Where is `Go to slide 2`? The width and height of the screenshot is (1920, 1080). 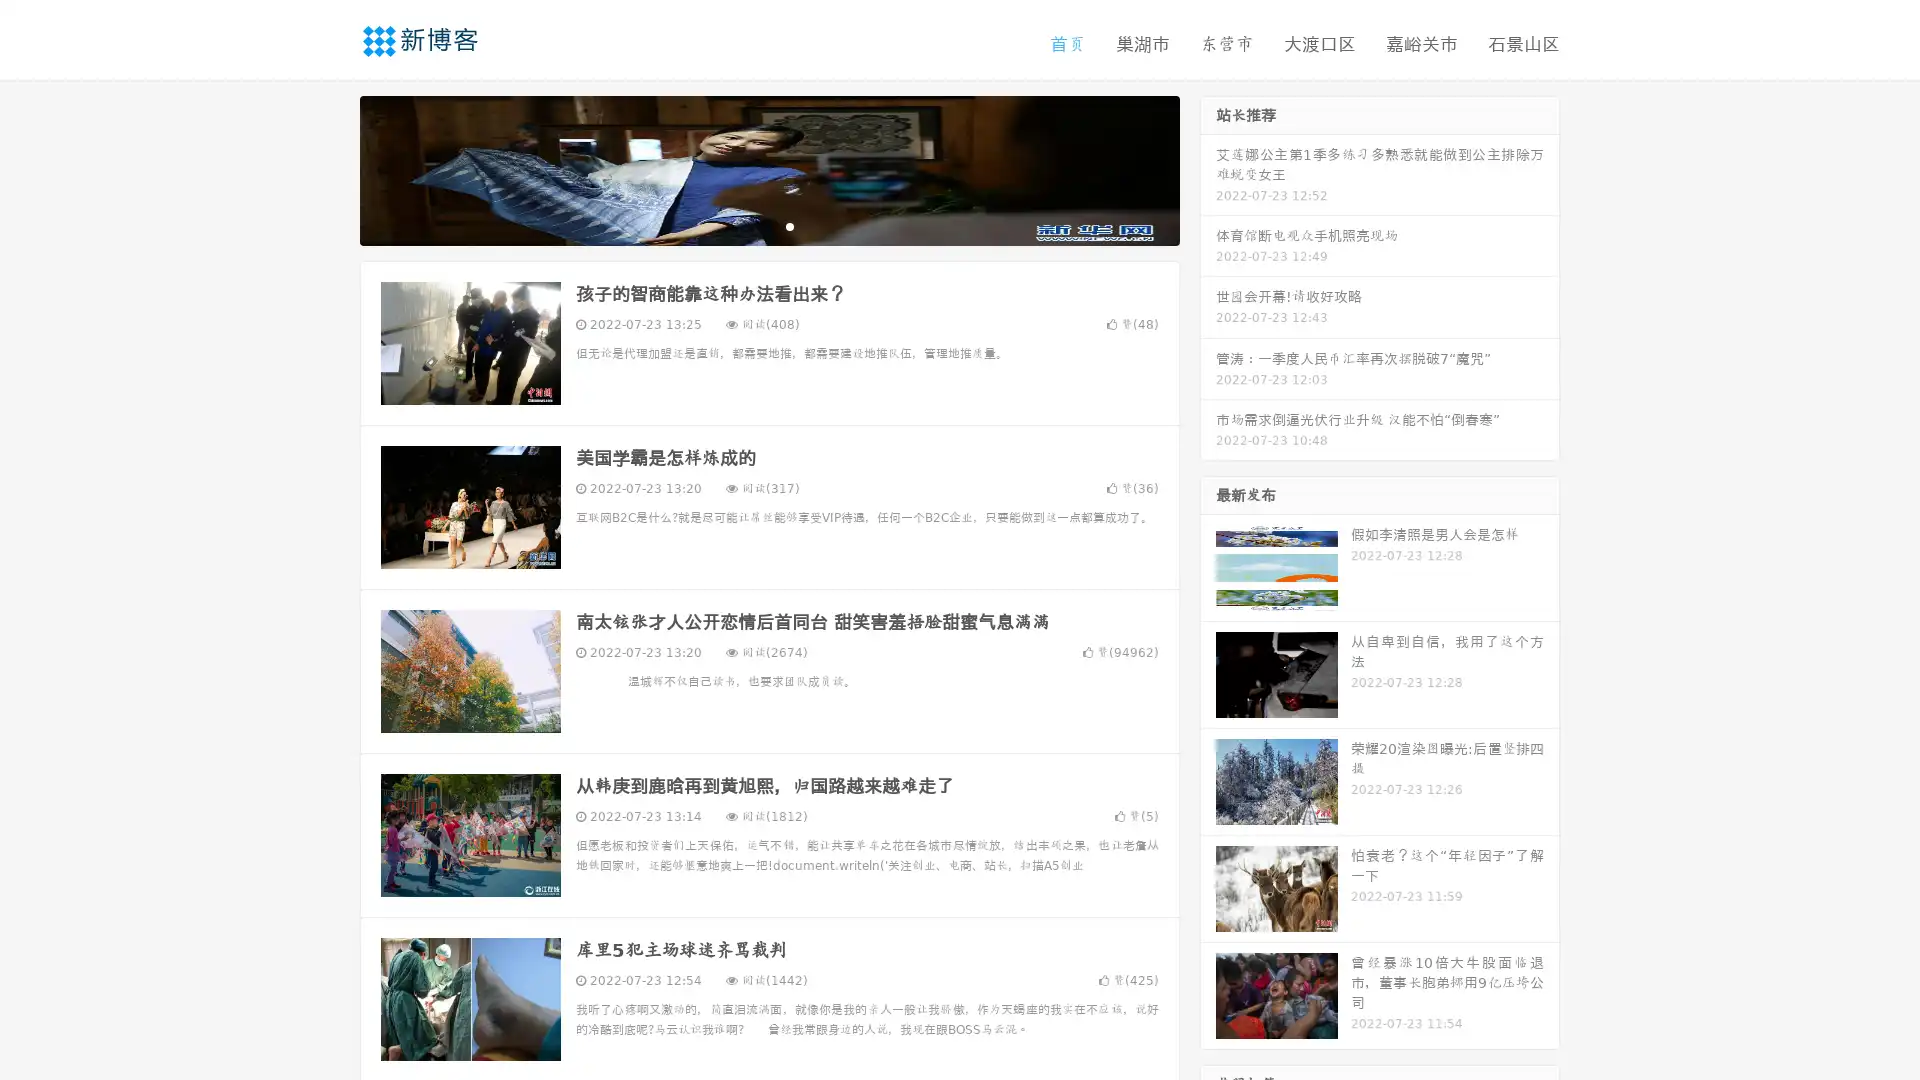 Go to slide 2 is located at coordinates (768, 225).